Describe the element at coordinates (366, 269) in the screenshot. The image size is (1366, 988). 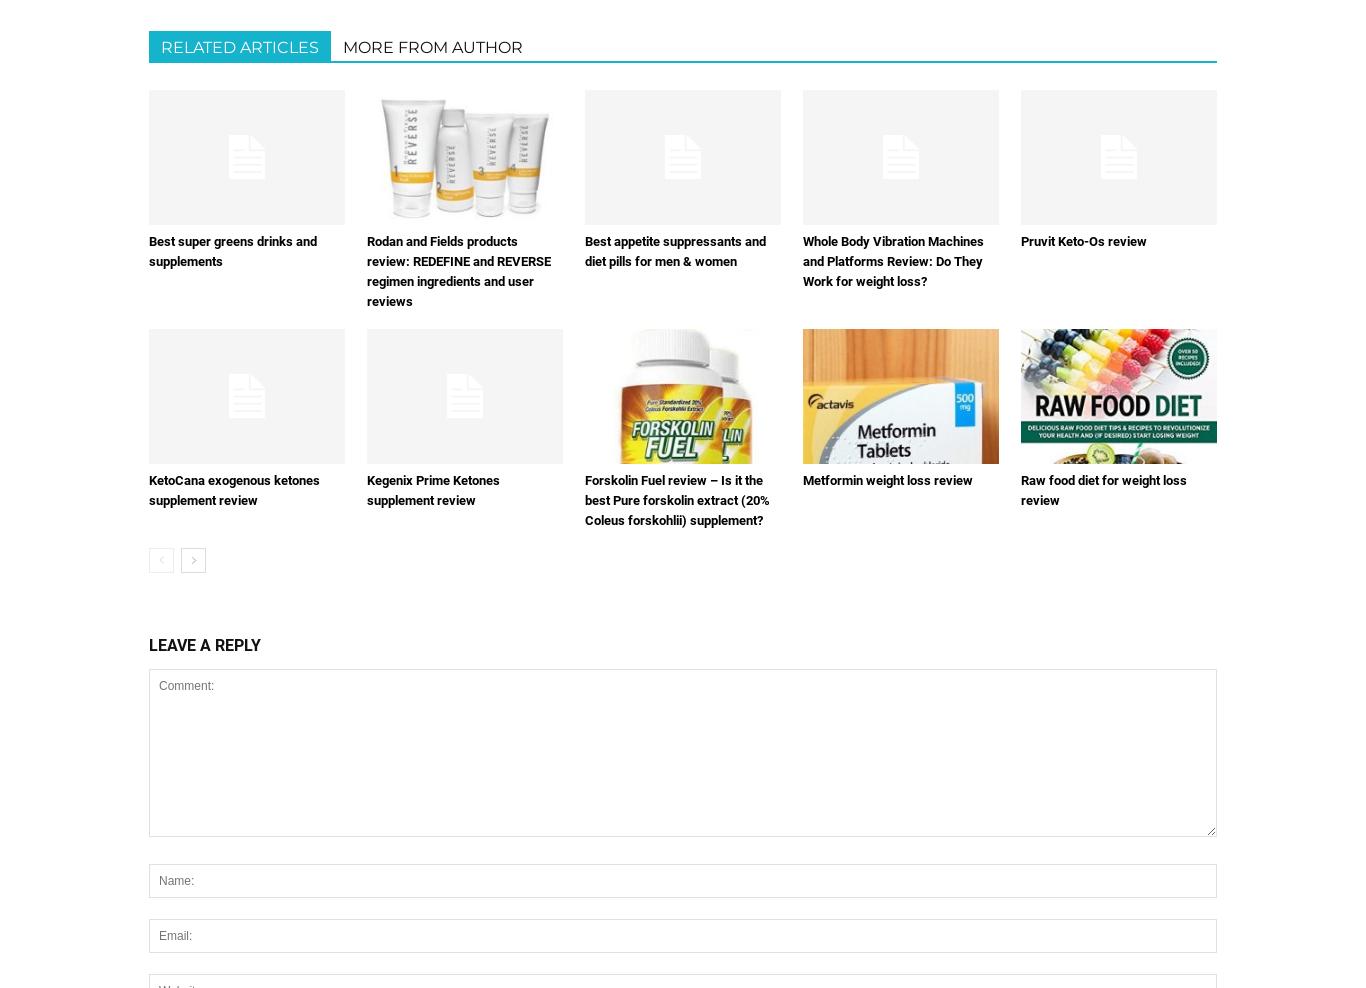
I see `'Rodan and Fields products review: REDEFINE and REVERSE regimen ingredients and user reviews'` at that location.